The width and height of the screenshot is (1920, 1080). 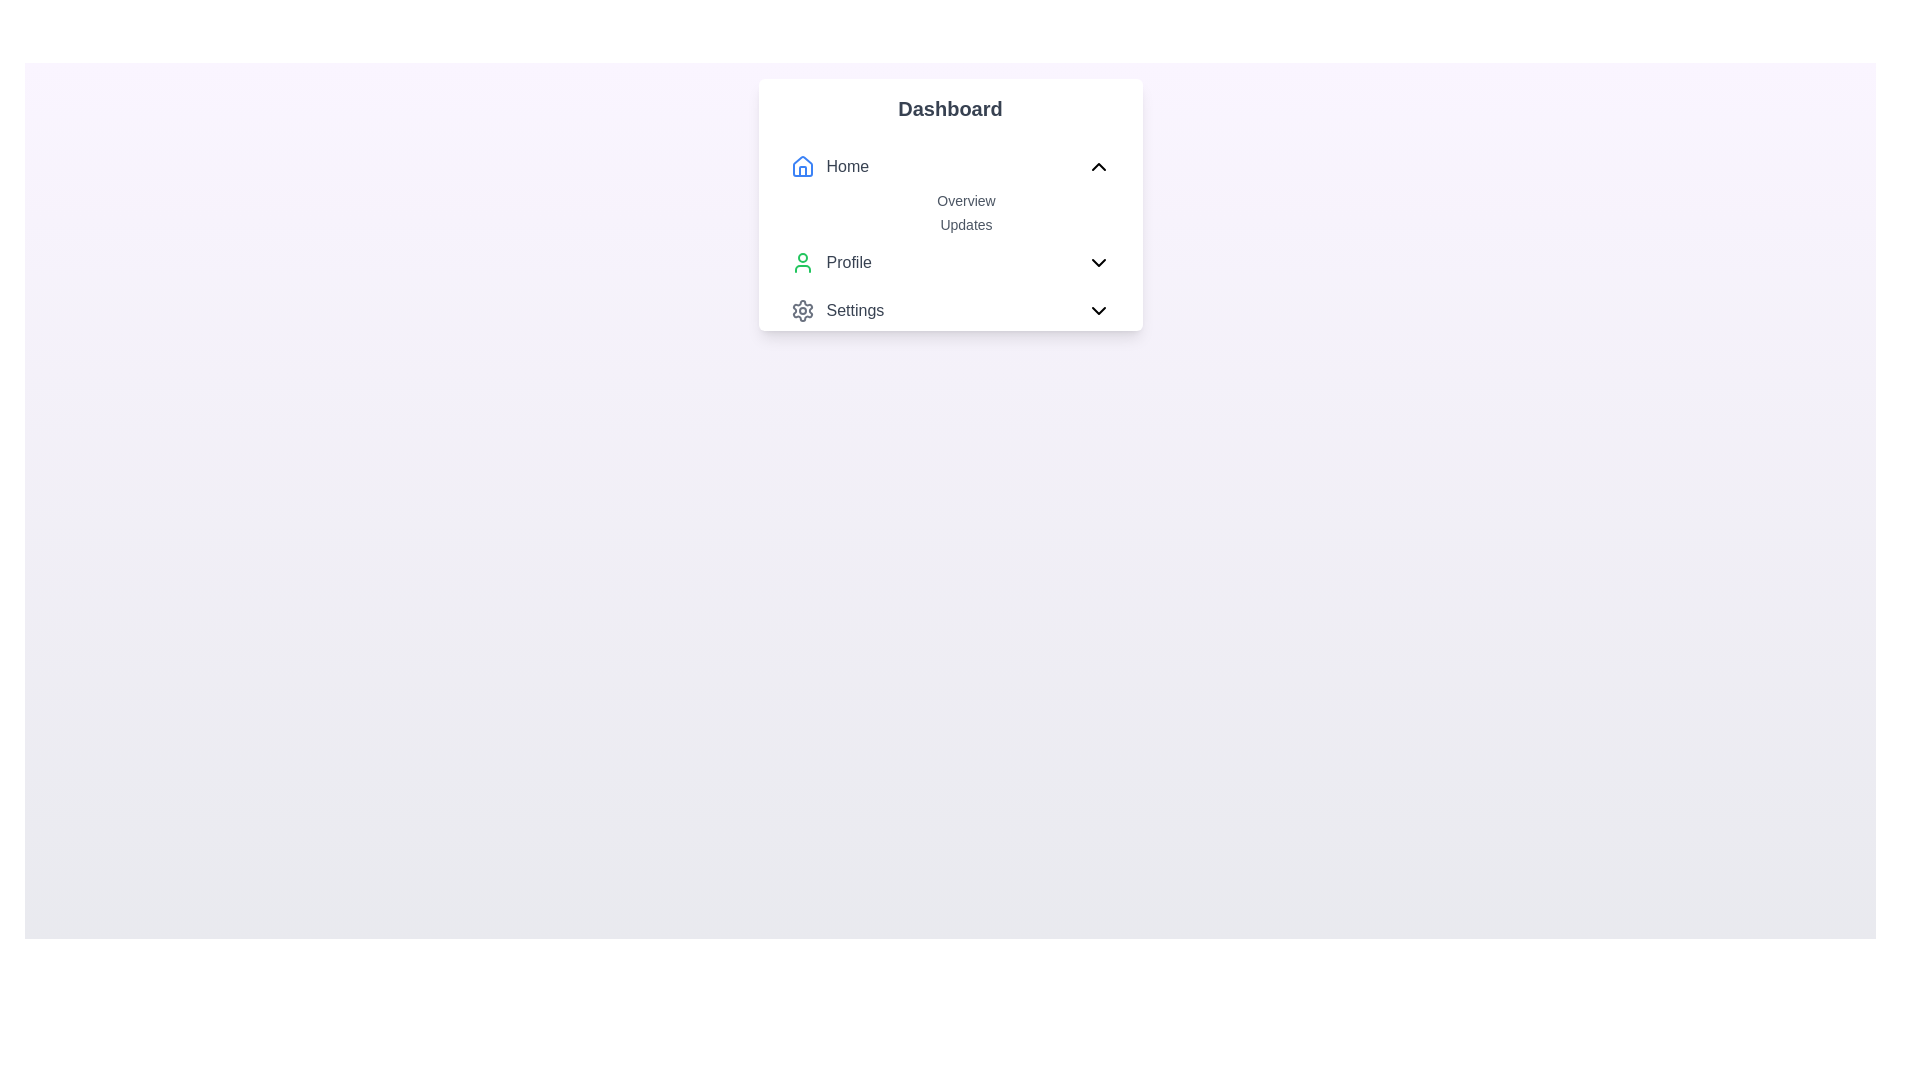 I want to click on the 'Home' text label, which is styled with a medium font size and gray color, located, so click(x=847, y=165).